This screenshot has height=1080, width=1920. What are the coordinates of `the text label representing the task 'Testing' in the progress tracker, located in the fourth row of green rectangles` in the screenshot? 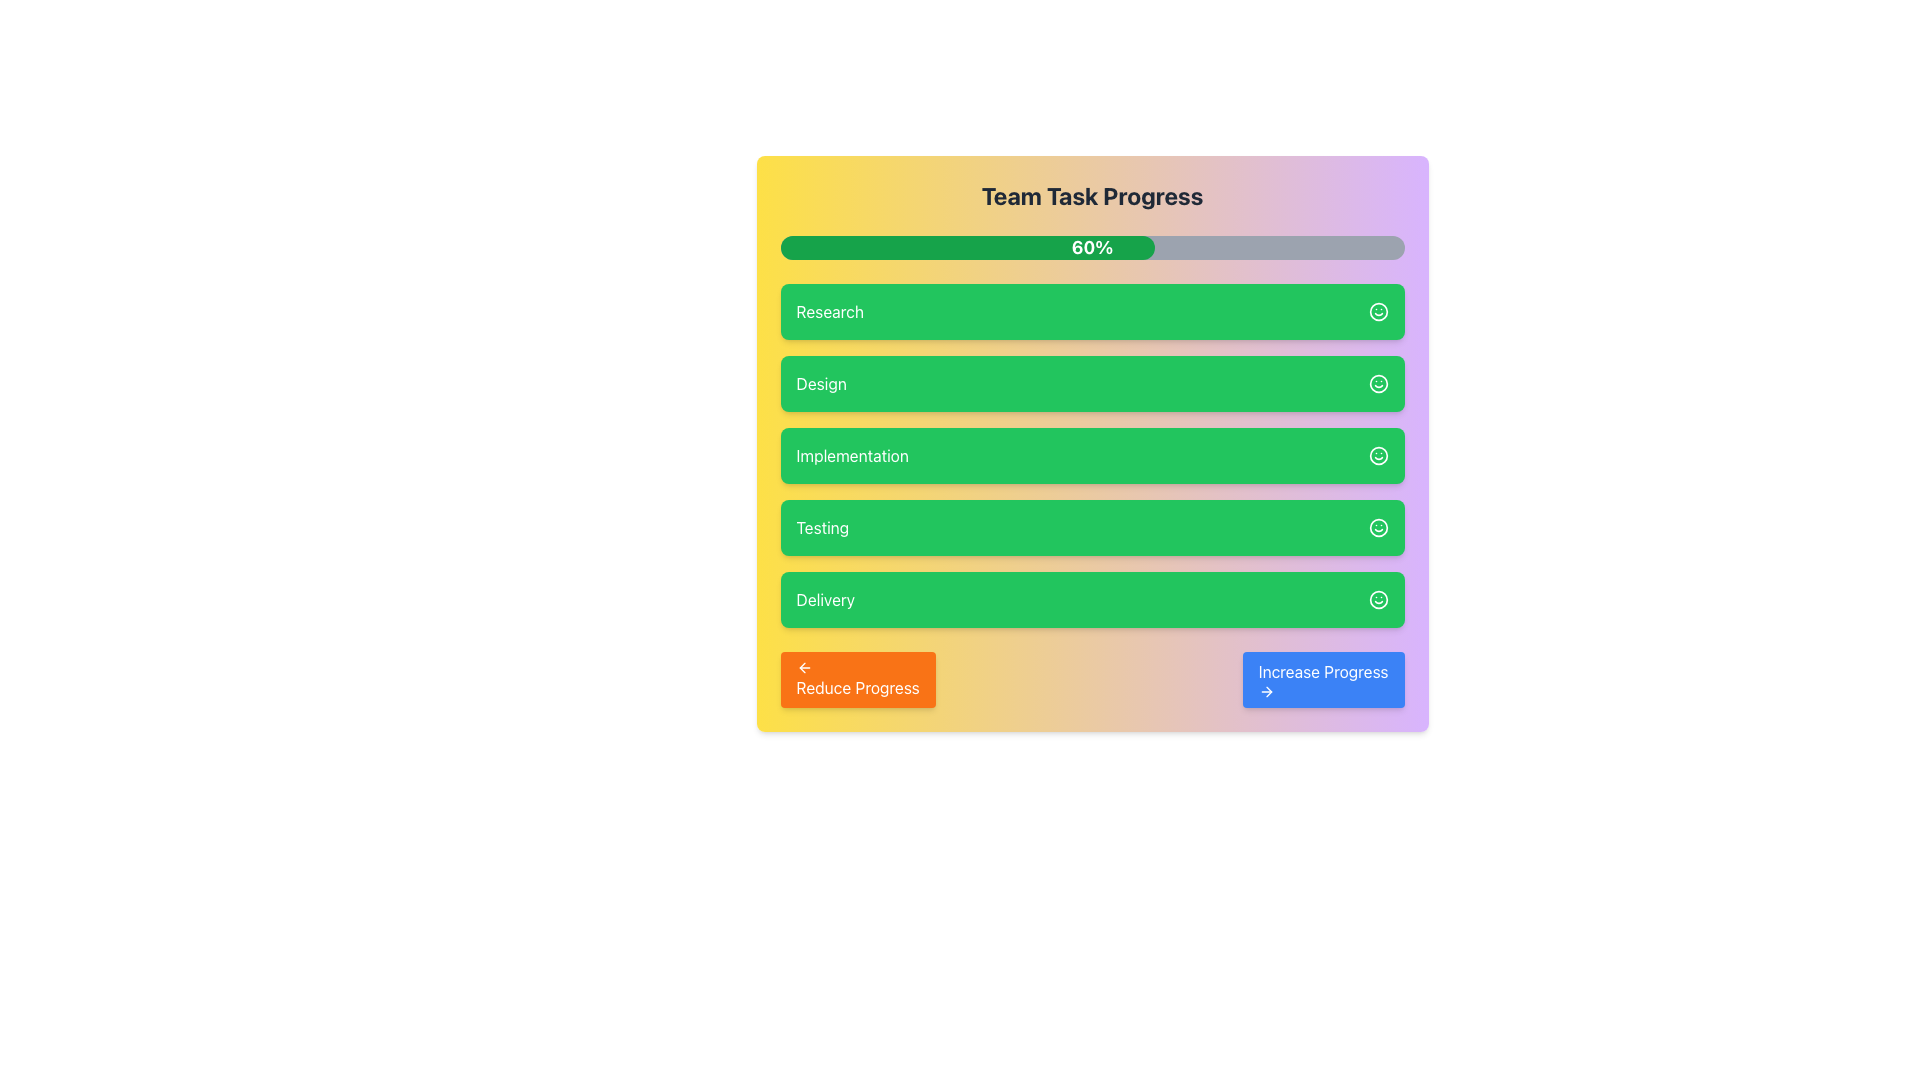 It's located at (822, 527).